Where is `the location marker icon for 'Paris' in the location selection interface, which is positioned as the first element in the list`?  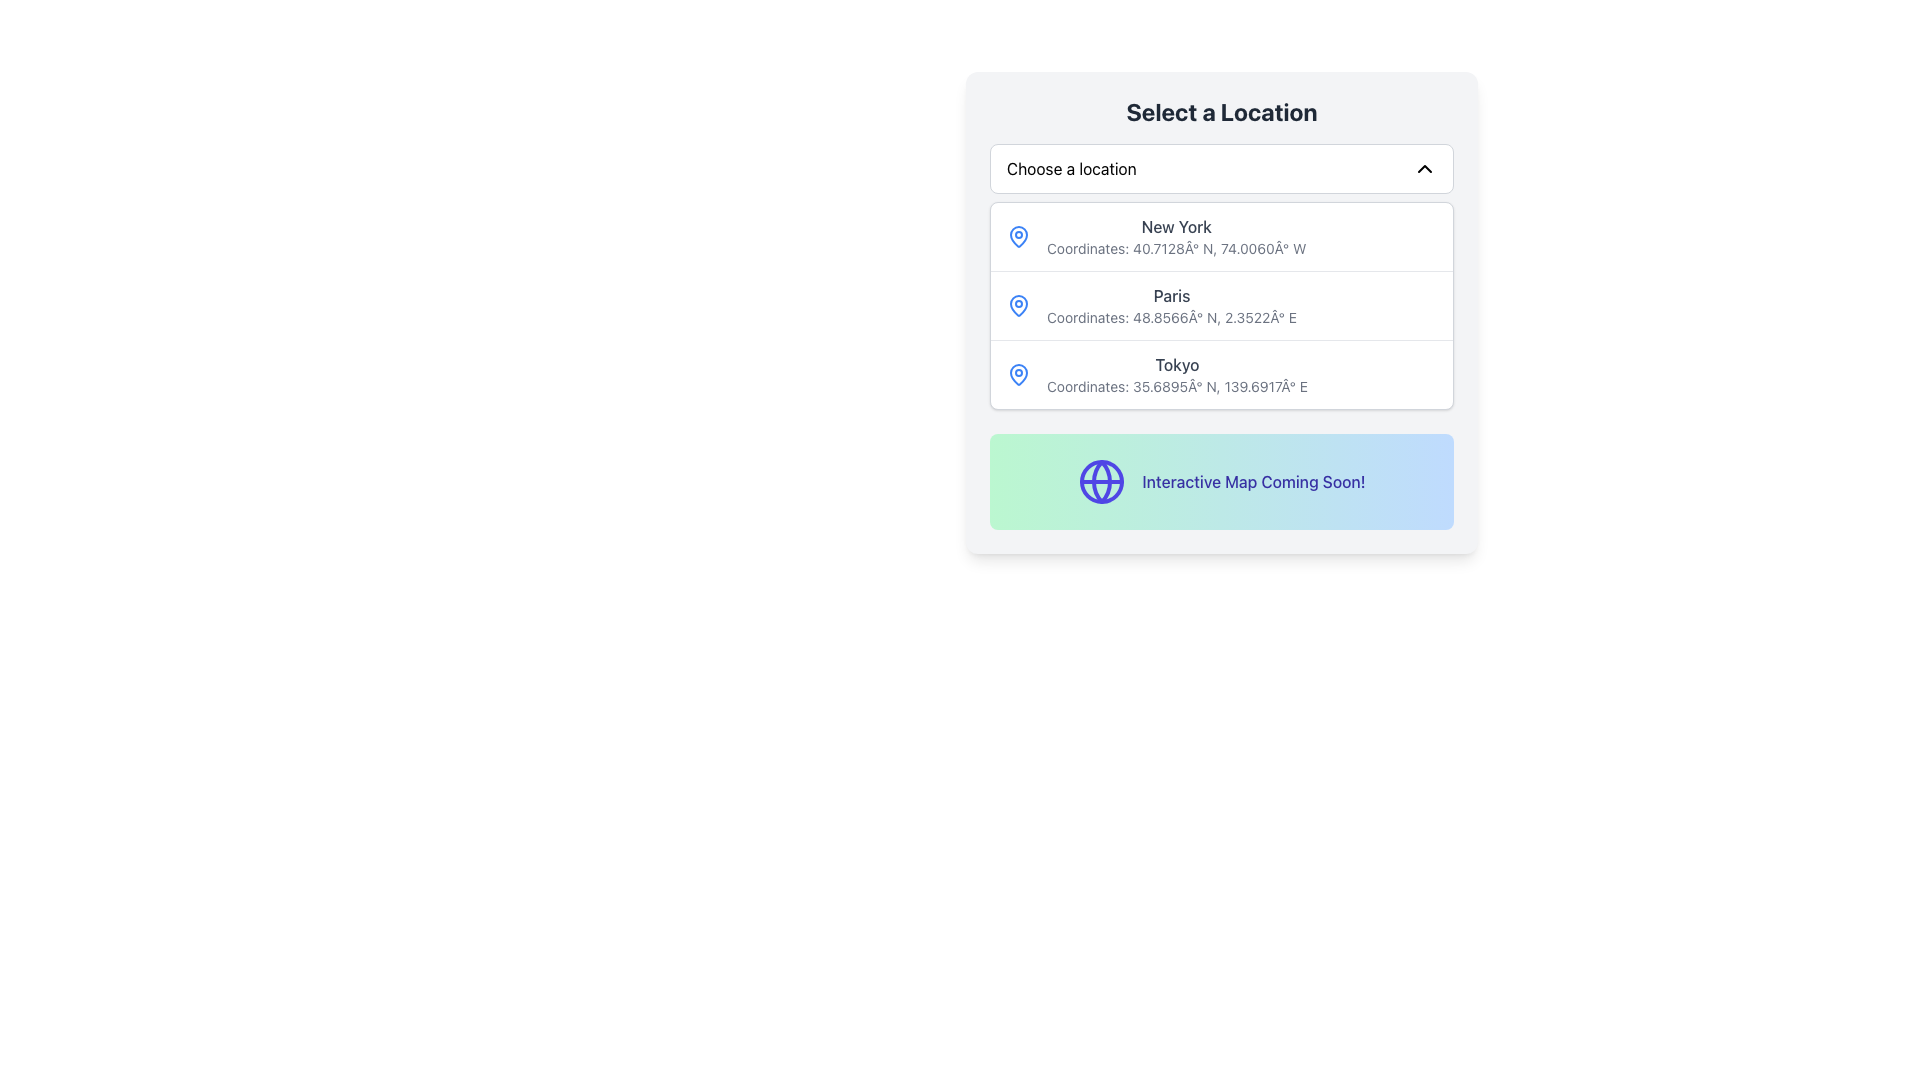 the location marker icon for 'Paris' in the location selection interface, which is positioned as the first element in the list is located at coordinates (1018, 305).